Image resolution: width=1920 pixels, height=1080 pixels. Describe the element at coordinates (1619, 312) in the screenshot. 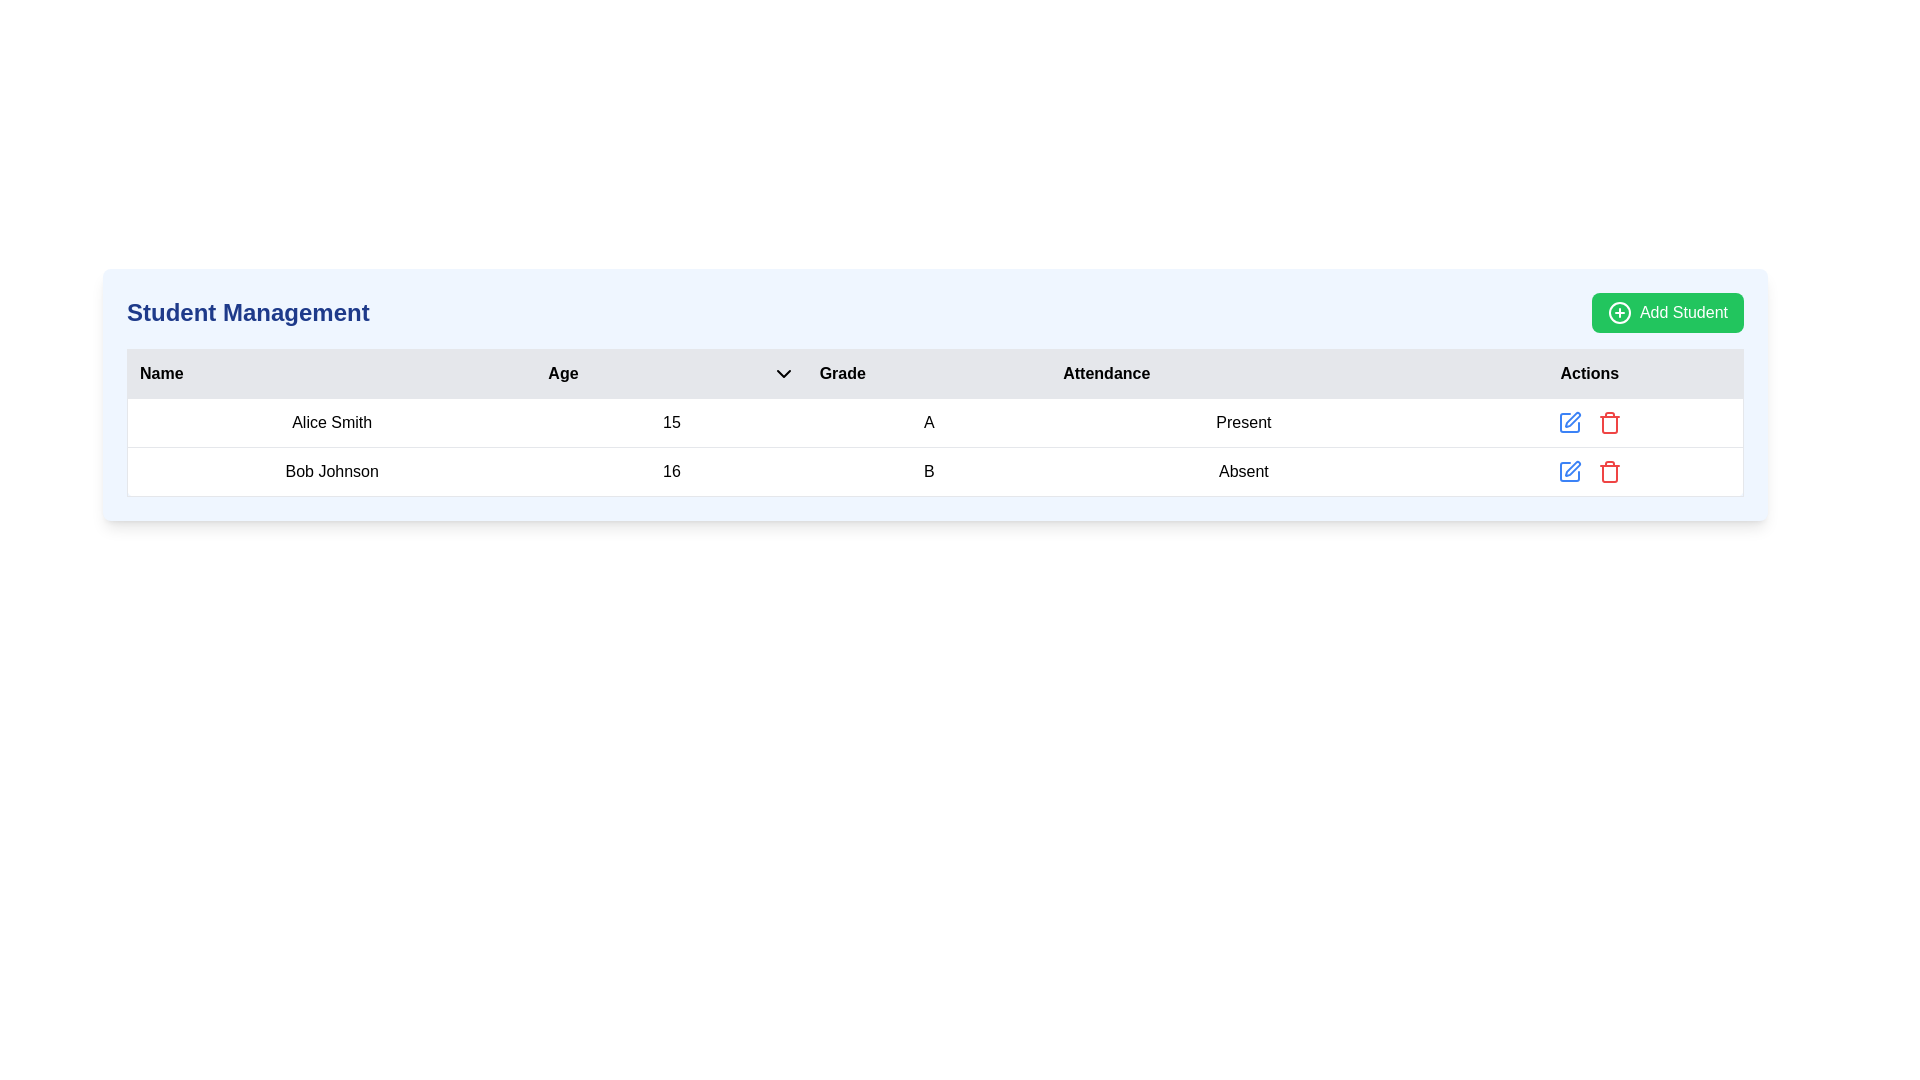

I see `the circular icon located at the center of the 'Add Student' button in green at the top right corner of the interface` at that location.